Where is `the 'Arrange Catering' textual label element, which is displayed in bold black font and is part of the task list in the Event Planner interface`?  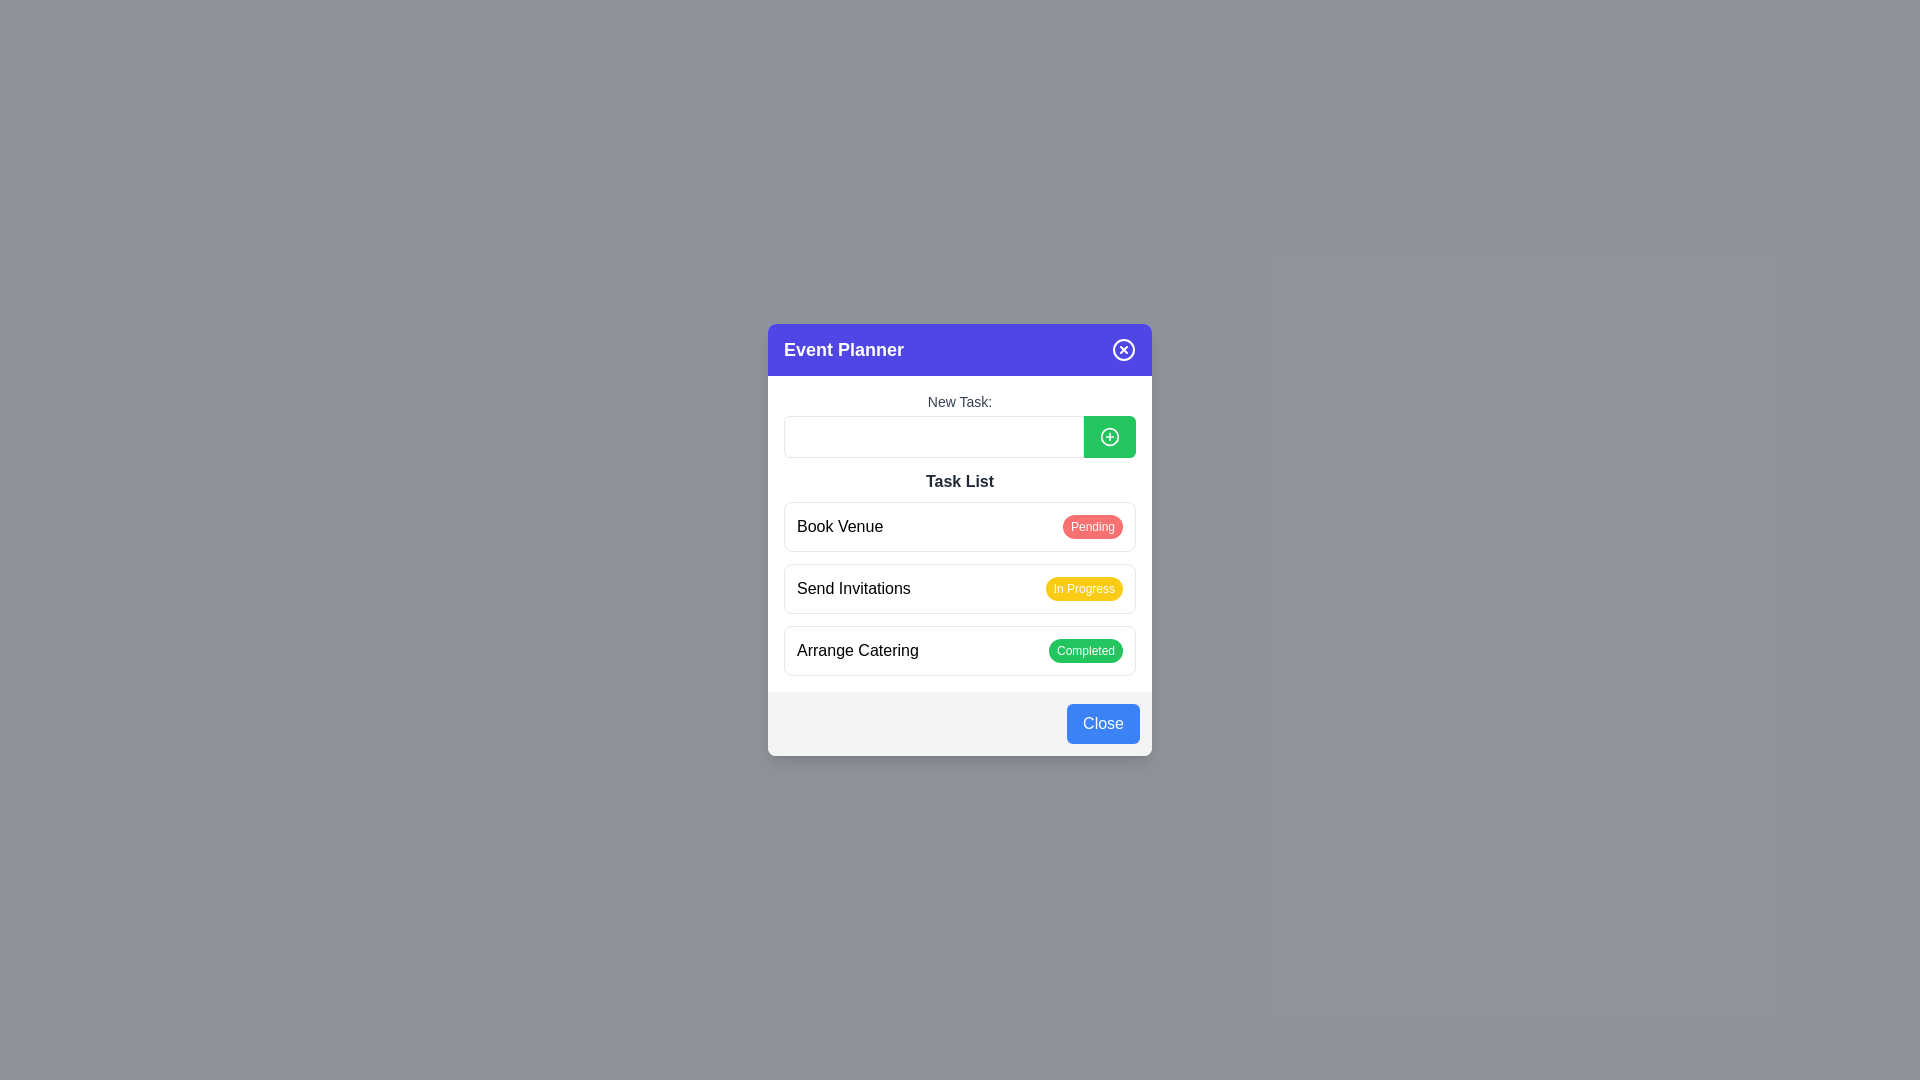
the 'Arrange Catering' textual label element, which is displayed in bold black font and is part of the task list in the Event Planner interface is located at coordinates (857, 651).